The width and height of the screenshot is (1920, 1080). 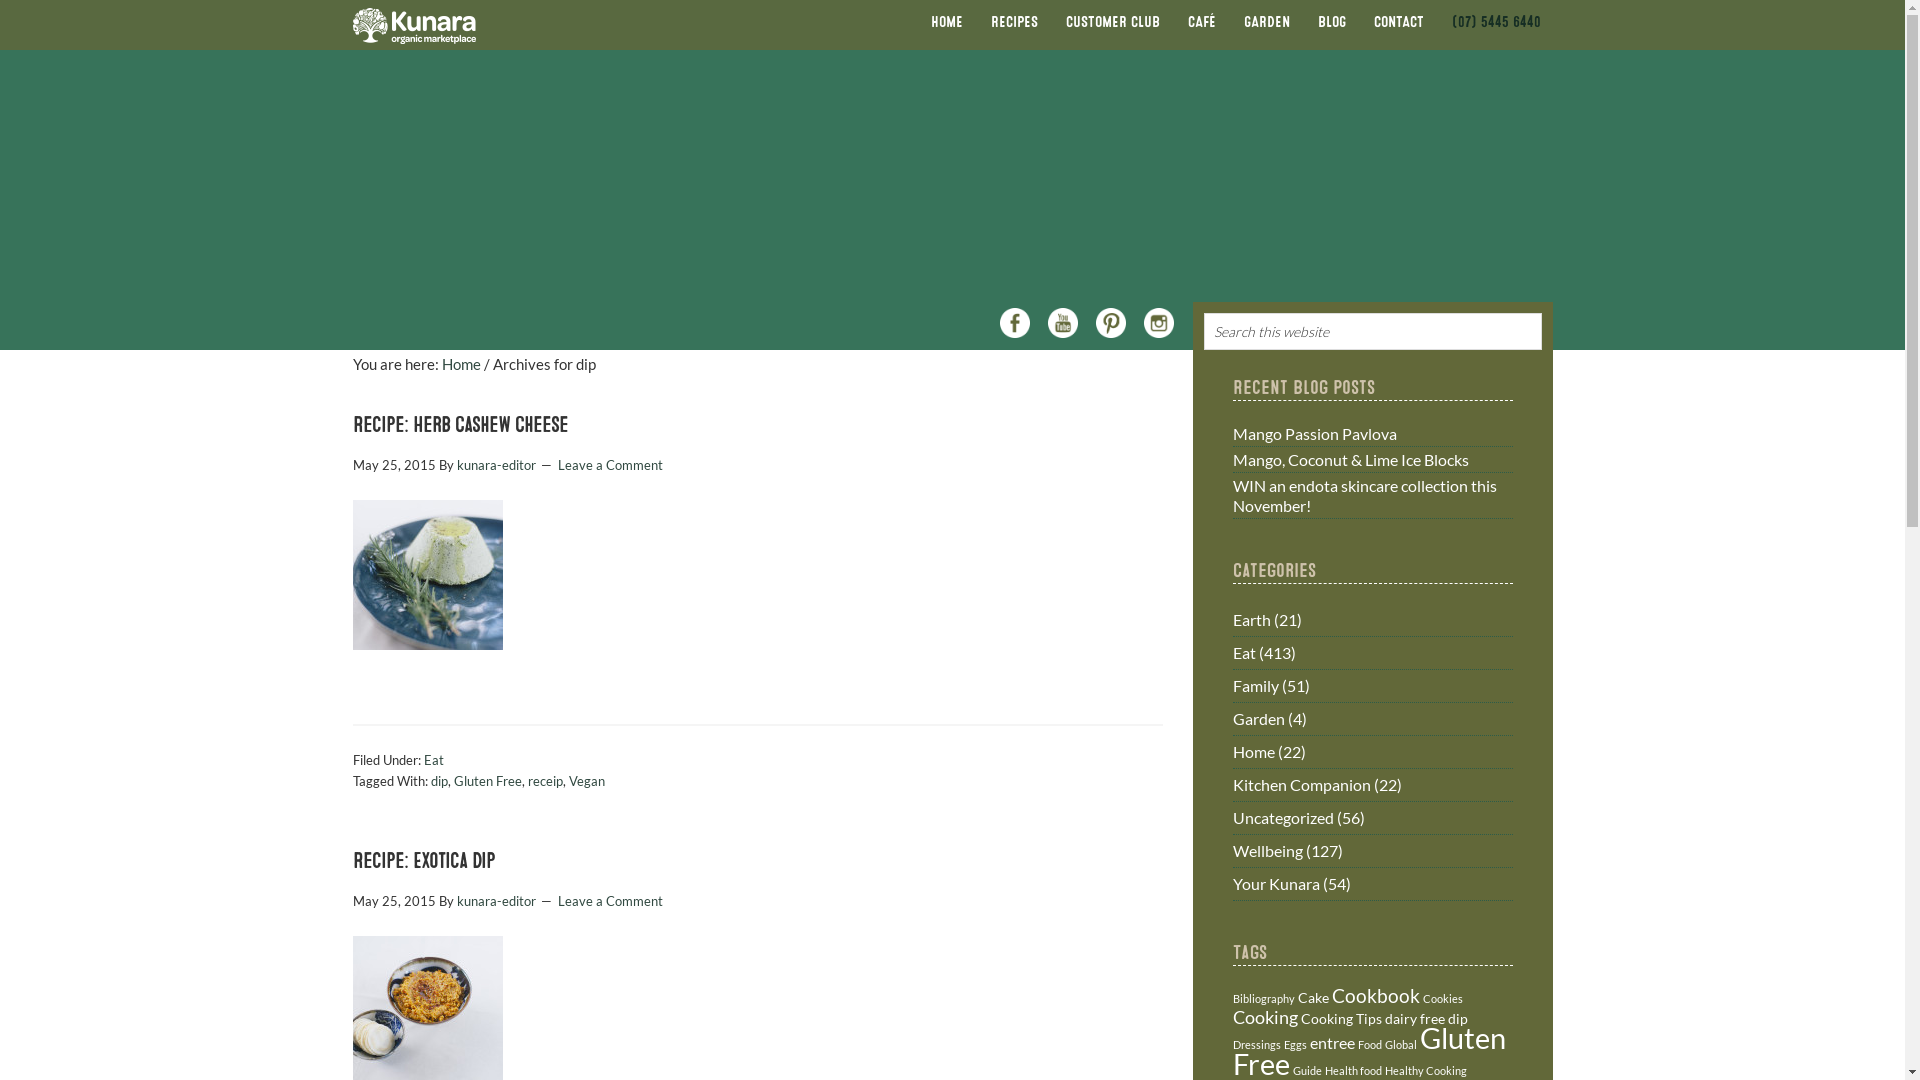 I want to click on 'CONTACT', so click(x=1397, y=22).